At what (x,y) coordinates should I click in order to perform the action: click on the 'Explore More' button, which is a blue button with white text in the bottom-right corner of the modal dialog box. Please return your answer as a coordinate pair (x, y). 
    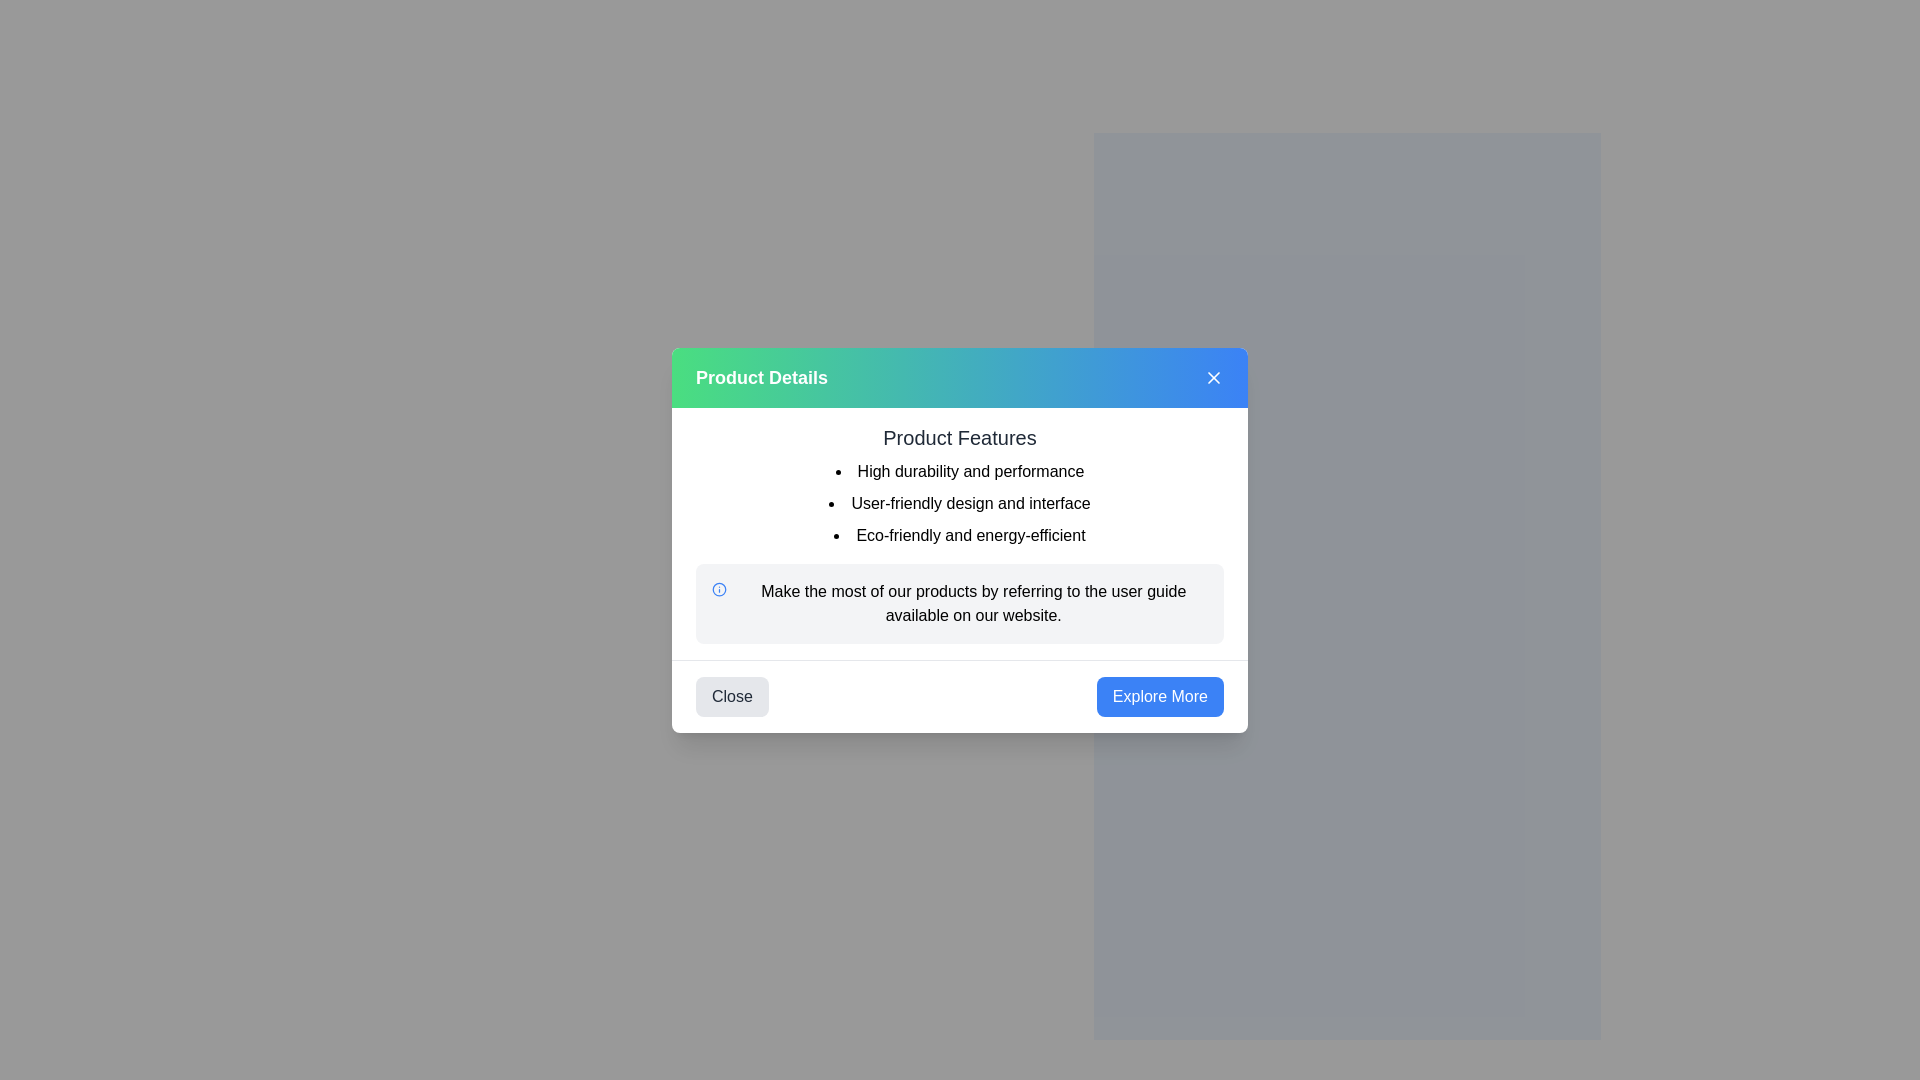
    Looking at the image, I should click on (1160, 695).